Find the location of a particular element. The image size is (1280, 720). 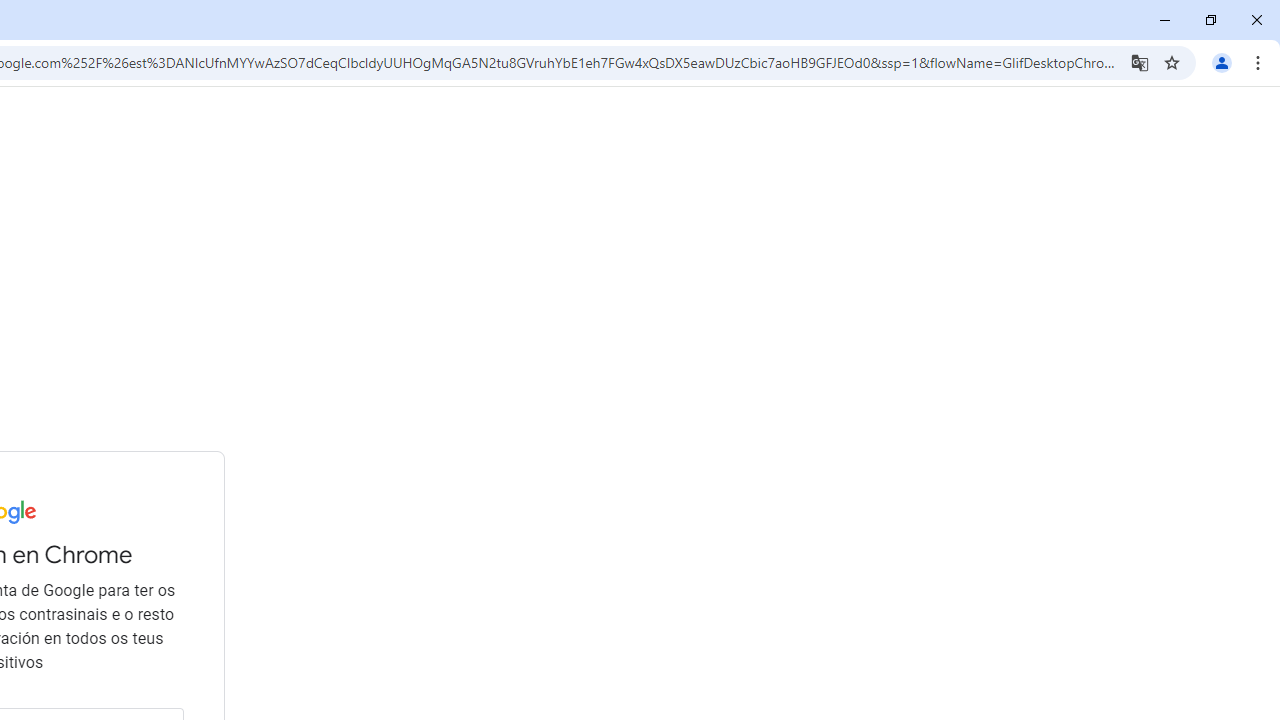

'Close' is located at coordinates (1255, 20).